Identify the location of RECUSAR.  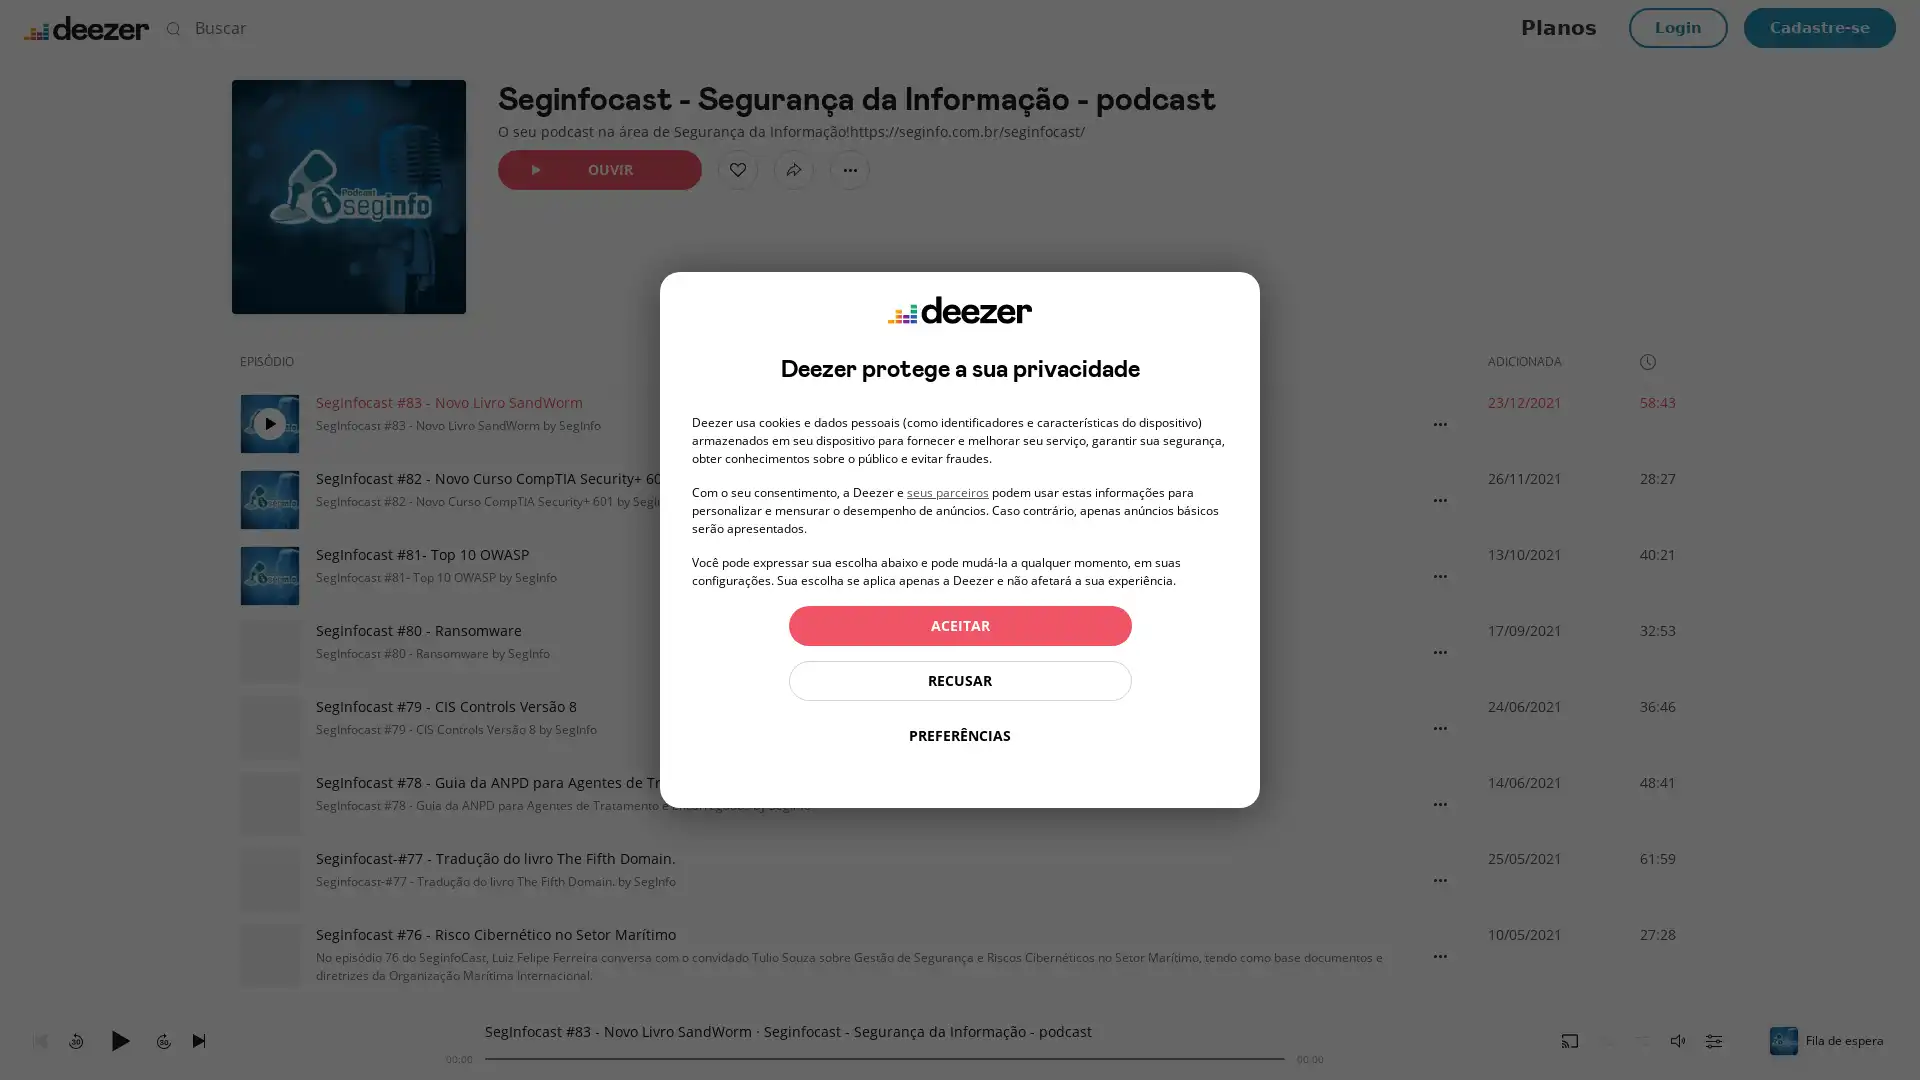
(958, 680).